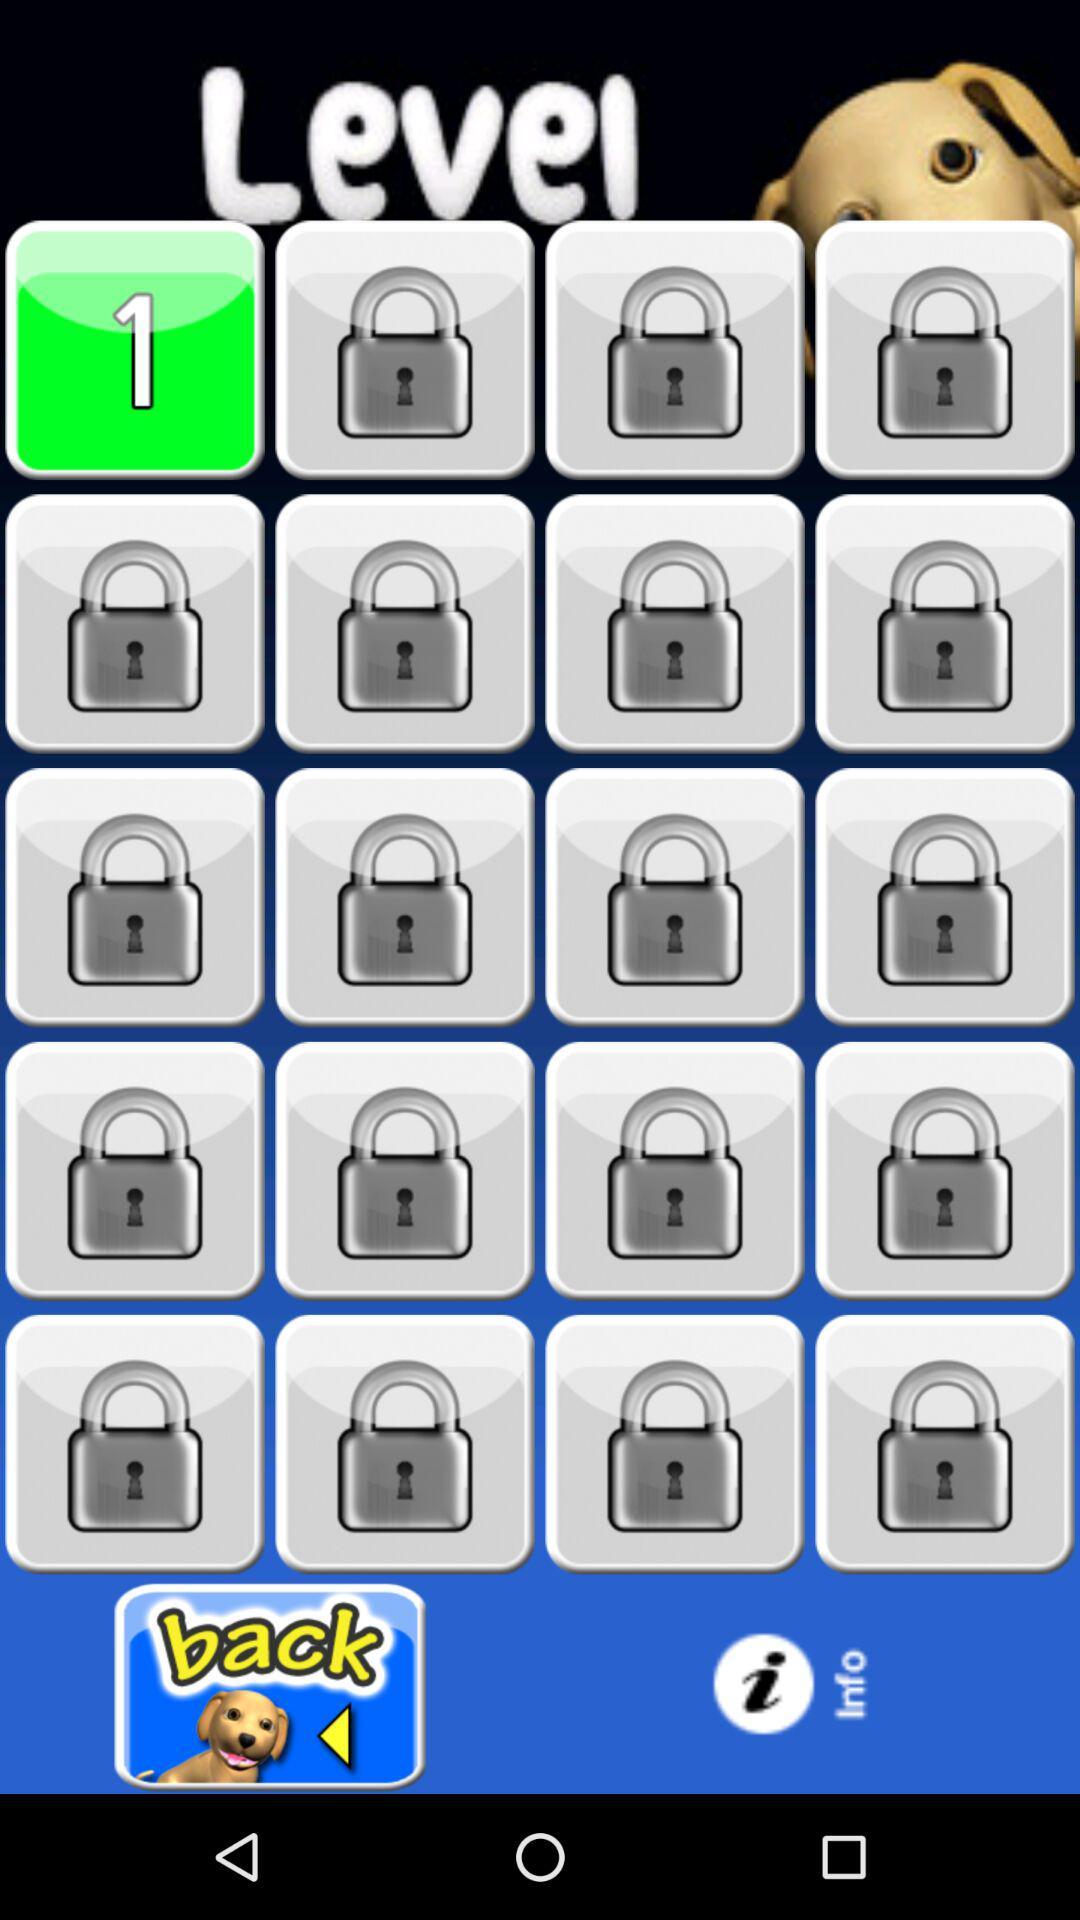 This screenshot has width=1080, height=1920. Describe the element at coordinates (405, 897) in the screenshot. I see `game level` at that location.